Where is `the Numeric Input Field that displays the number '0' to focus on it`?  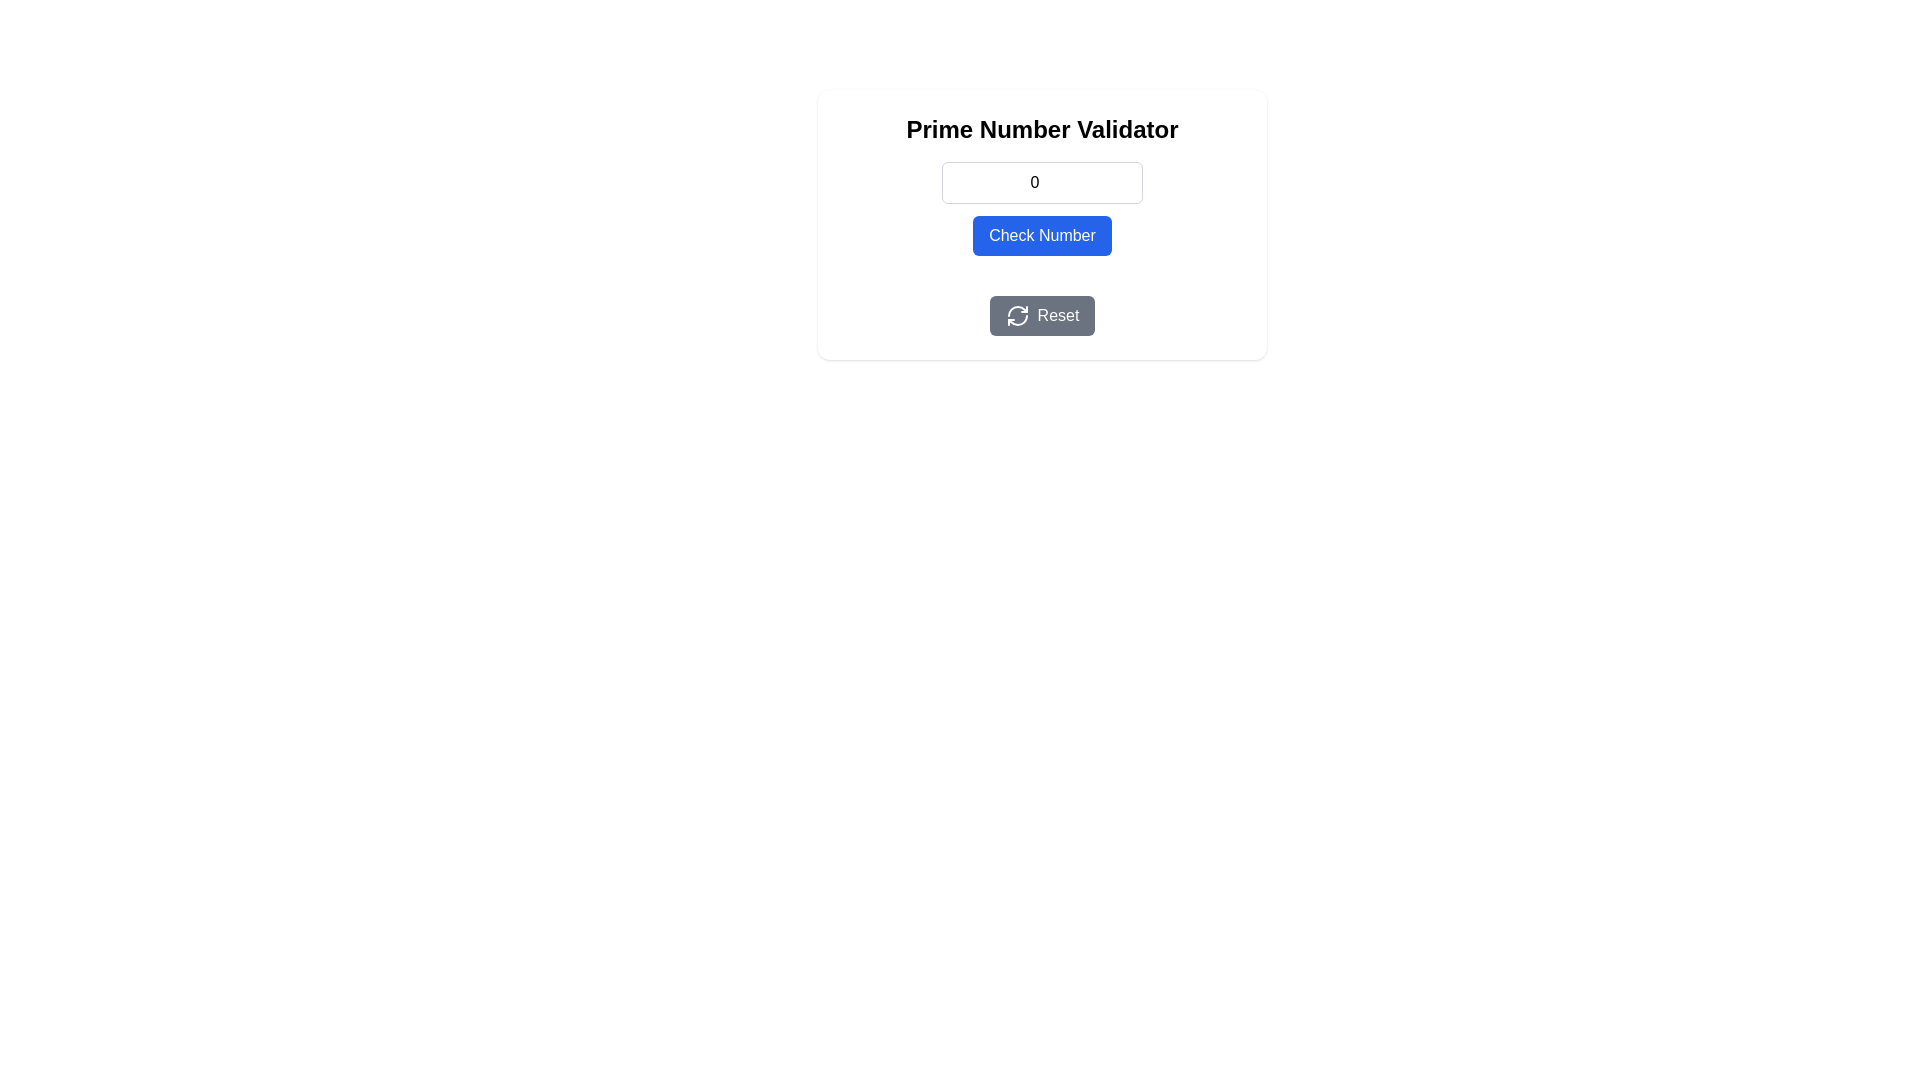 the Numeric Input Field that displays the number '0' to focus on it is located at coordinates (1041, 182).